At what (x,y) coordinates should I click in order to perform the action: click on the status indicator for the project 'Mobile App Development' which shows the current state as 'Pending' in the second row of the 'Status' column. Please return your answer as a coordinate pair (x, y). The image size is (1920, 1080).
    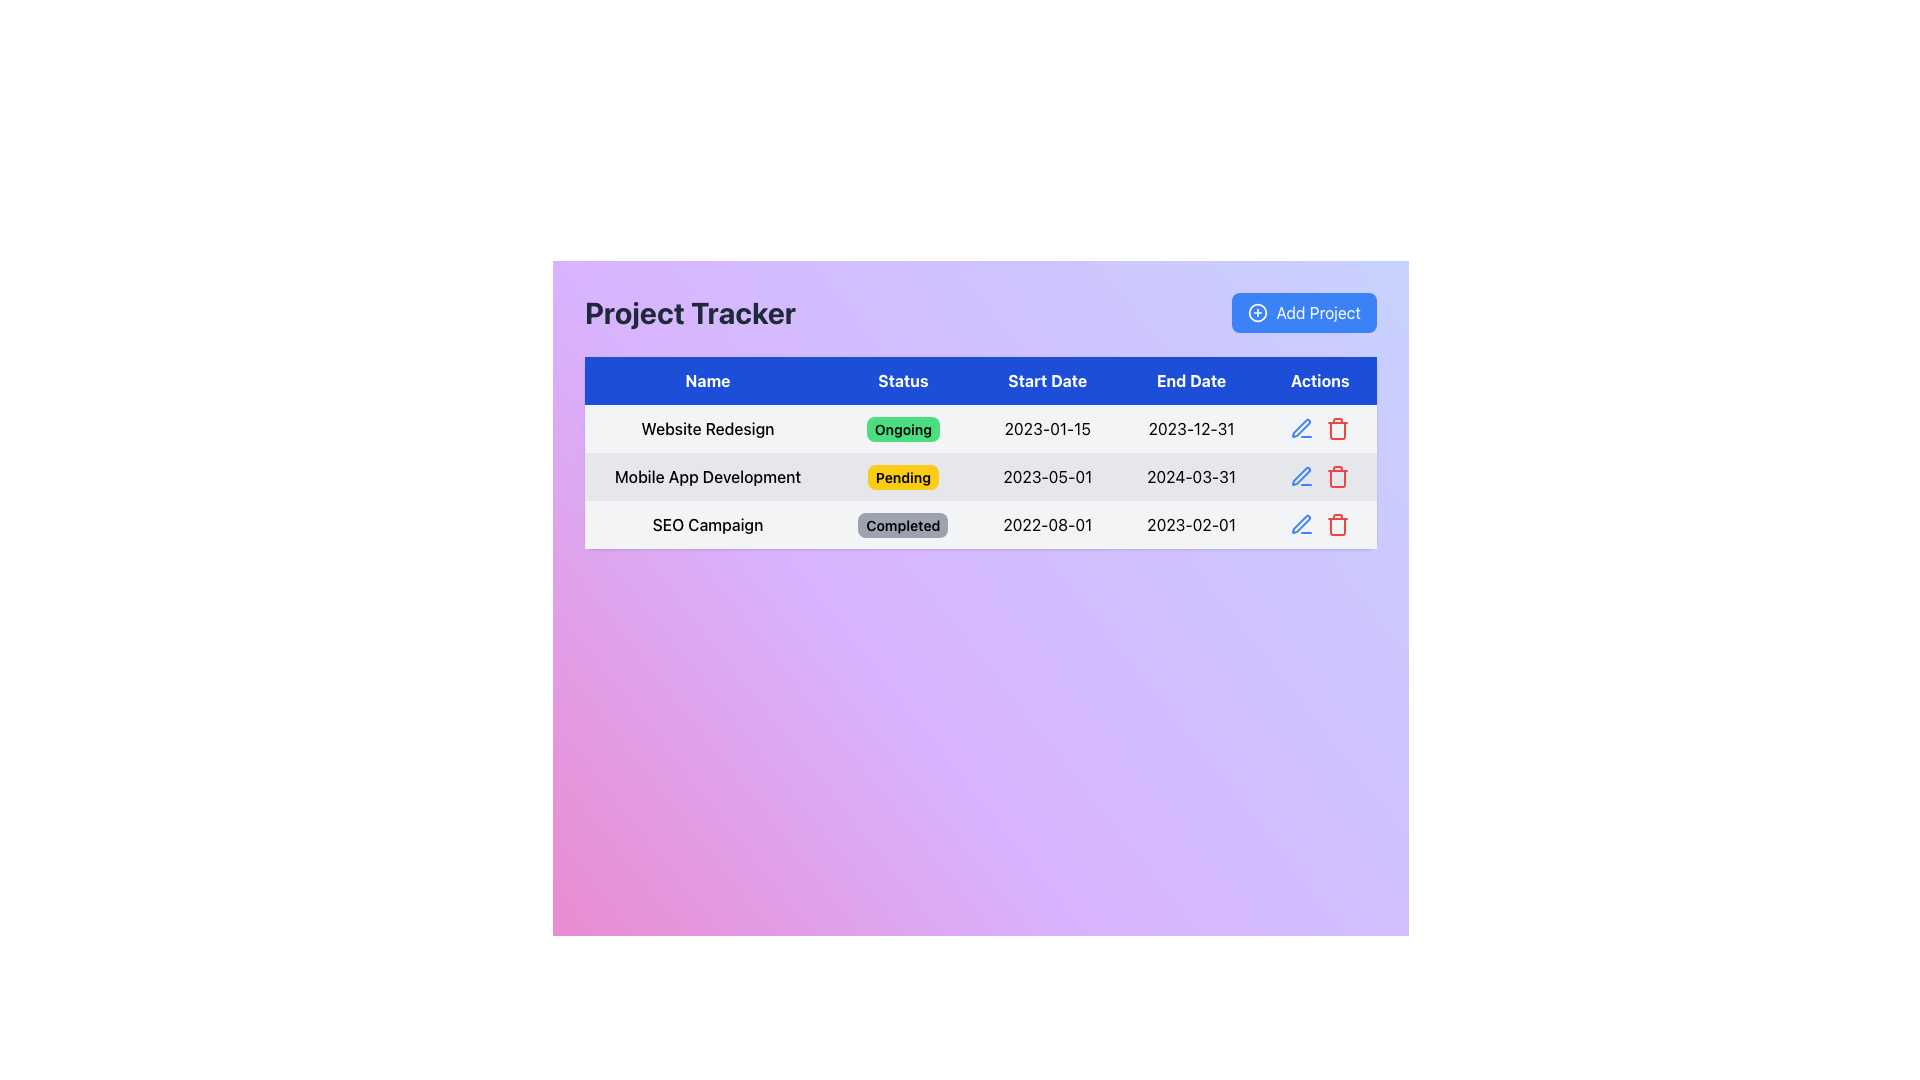
    Looking at the image, I should click on (902, 477).